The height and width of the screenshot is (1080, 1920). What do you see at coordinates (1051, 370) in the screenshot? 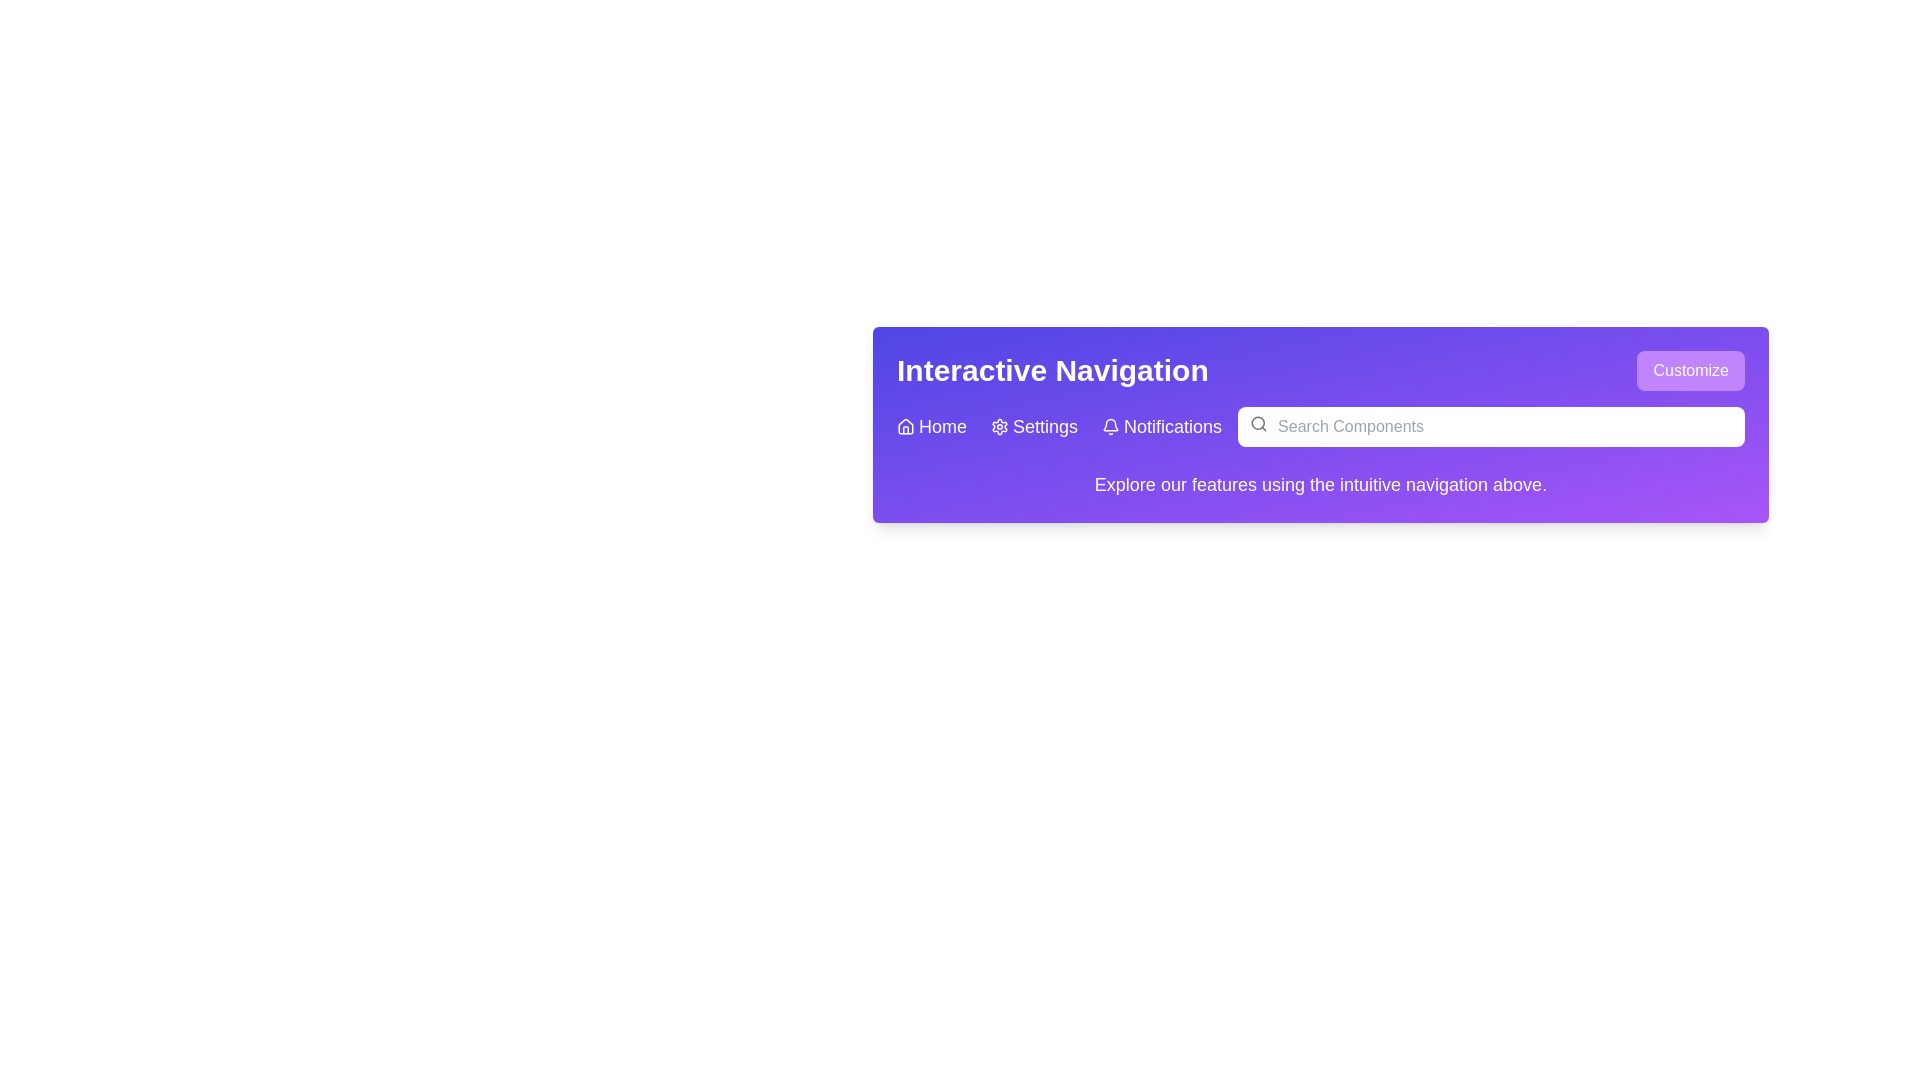
I see `the bold heading element displaying 'Interactive Navigation' with white text on a purple background` at bounding box center [1051, 370].